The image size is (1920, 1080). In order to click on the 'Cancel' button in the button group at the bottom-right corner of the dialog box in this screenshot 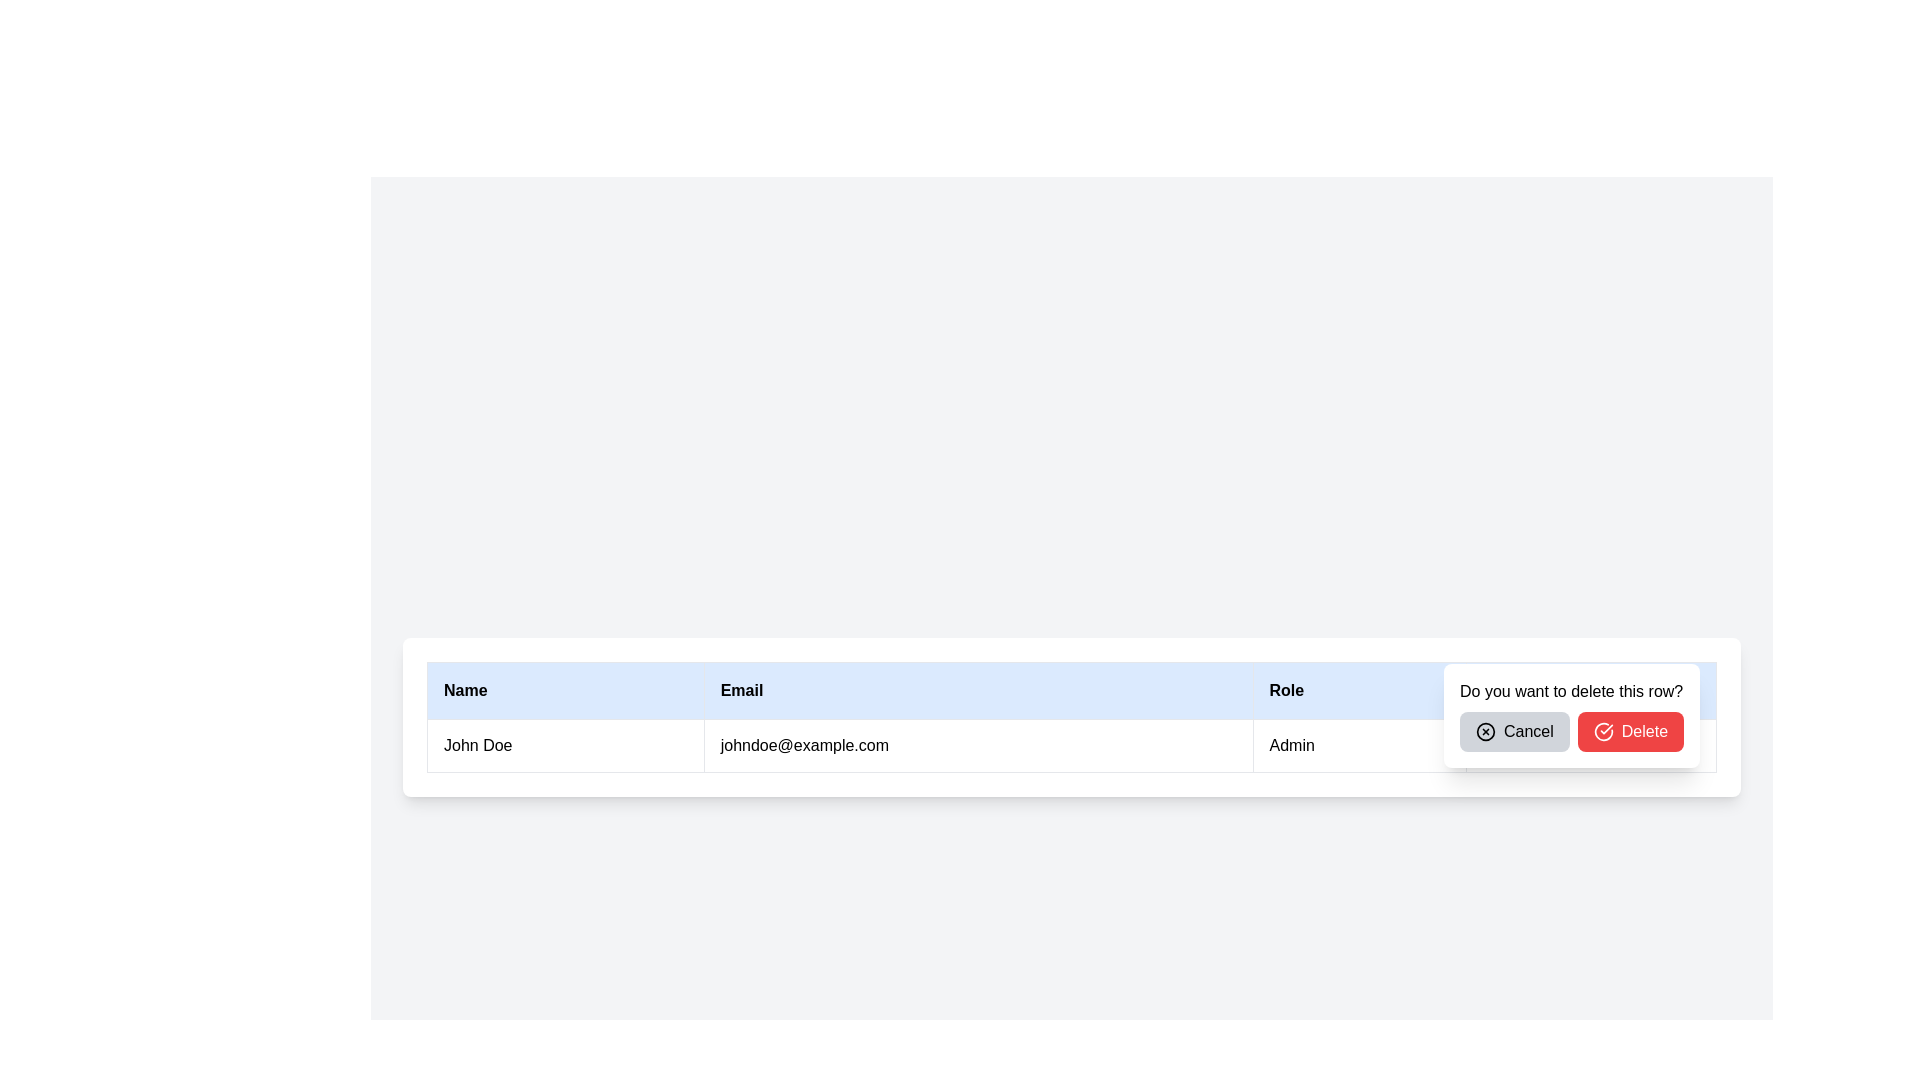, I will do `click(1570, 731)`.